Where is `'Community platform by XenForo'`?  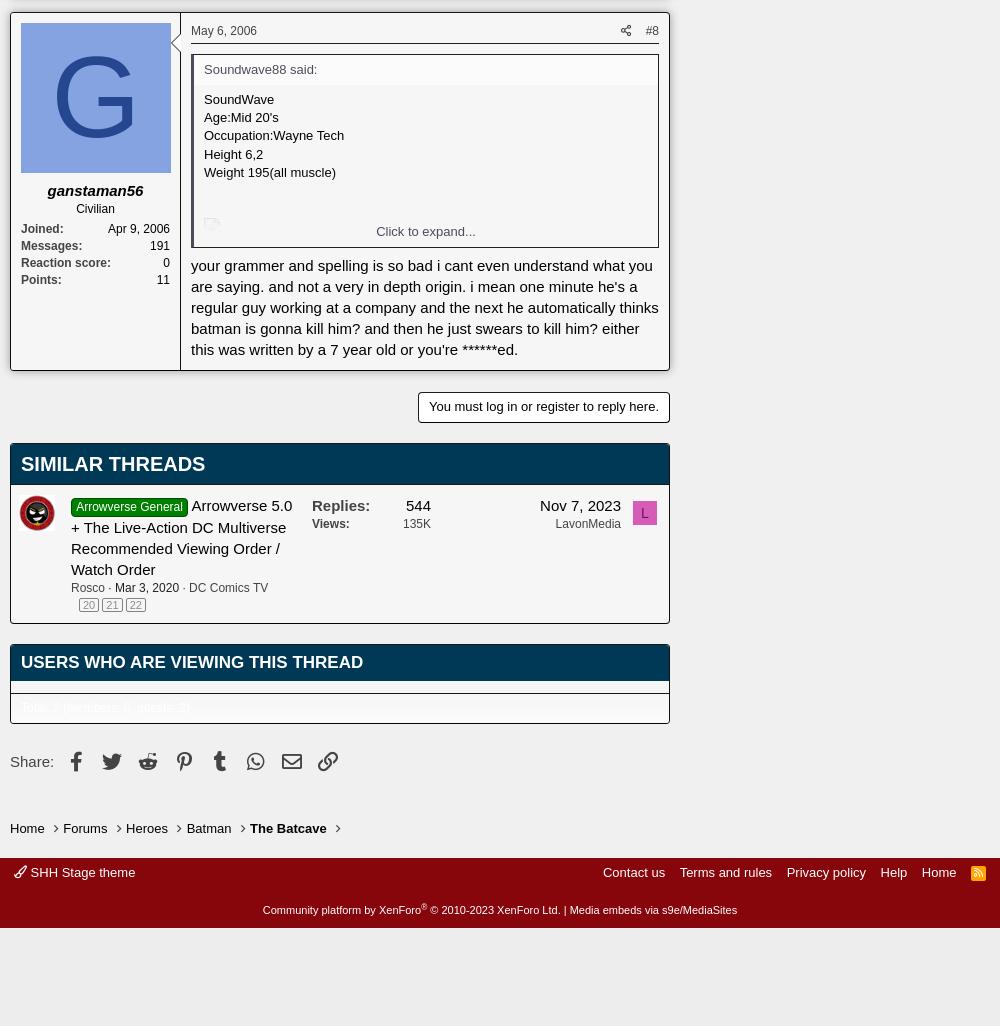 'Community platform by XenForo' is located at coordinates (340, 908).